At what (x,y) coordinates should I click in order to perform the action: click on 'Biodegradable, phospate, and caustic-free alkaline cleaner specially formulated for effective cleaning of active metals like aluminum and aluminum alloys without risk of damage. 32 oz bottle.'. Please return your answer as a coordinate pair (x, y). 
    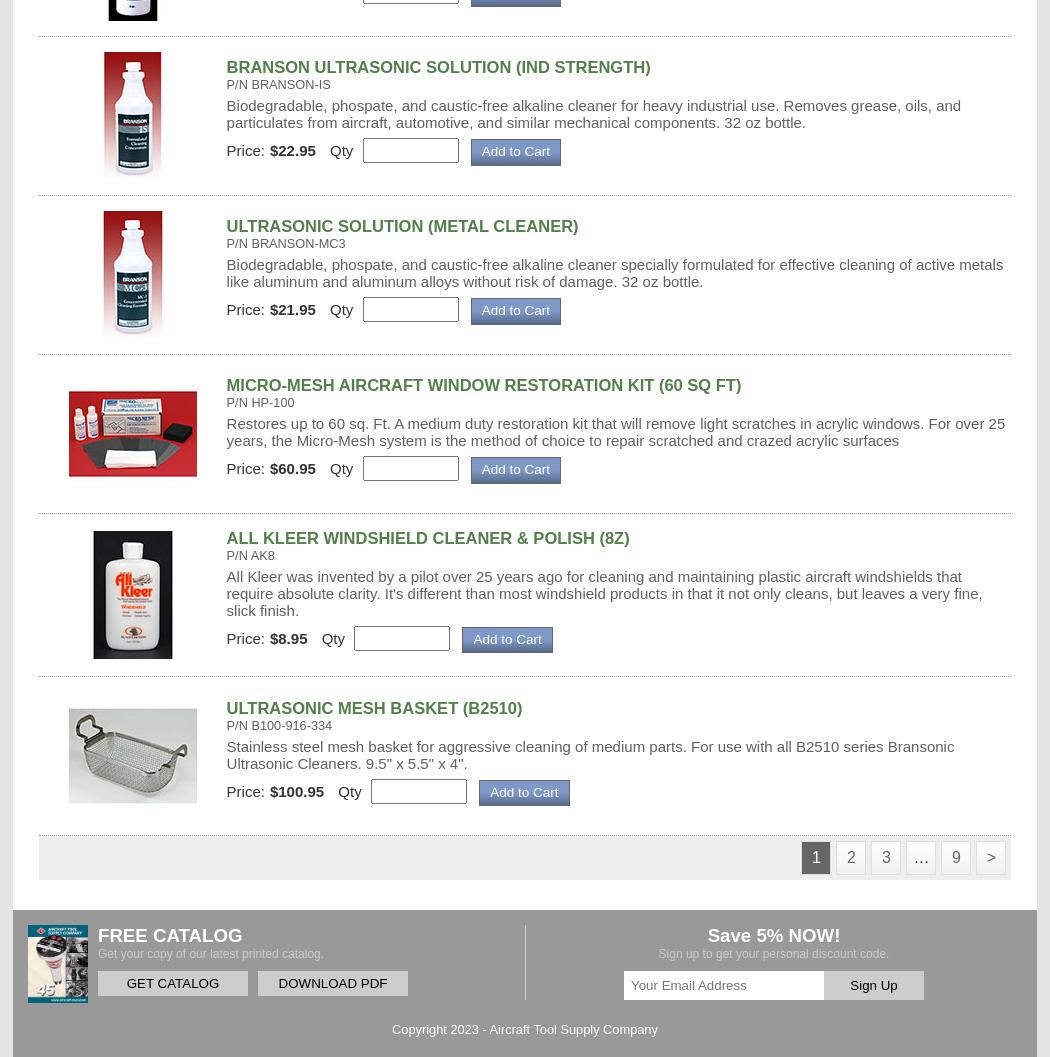
    Looking at the image, I should click on (225, 272).